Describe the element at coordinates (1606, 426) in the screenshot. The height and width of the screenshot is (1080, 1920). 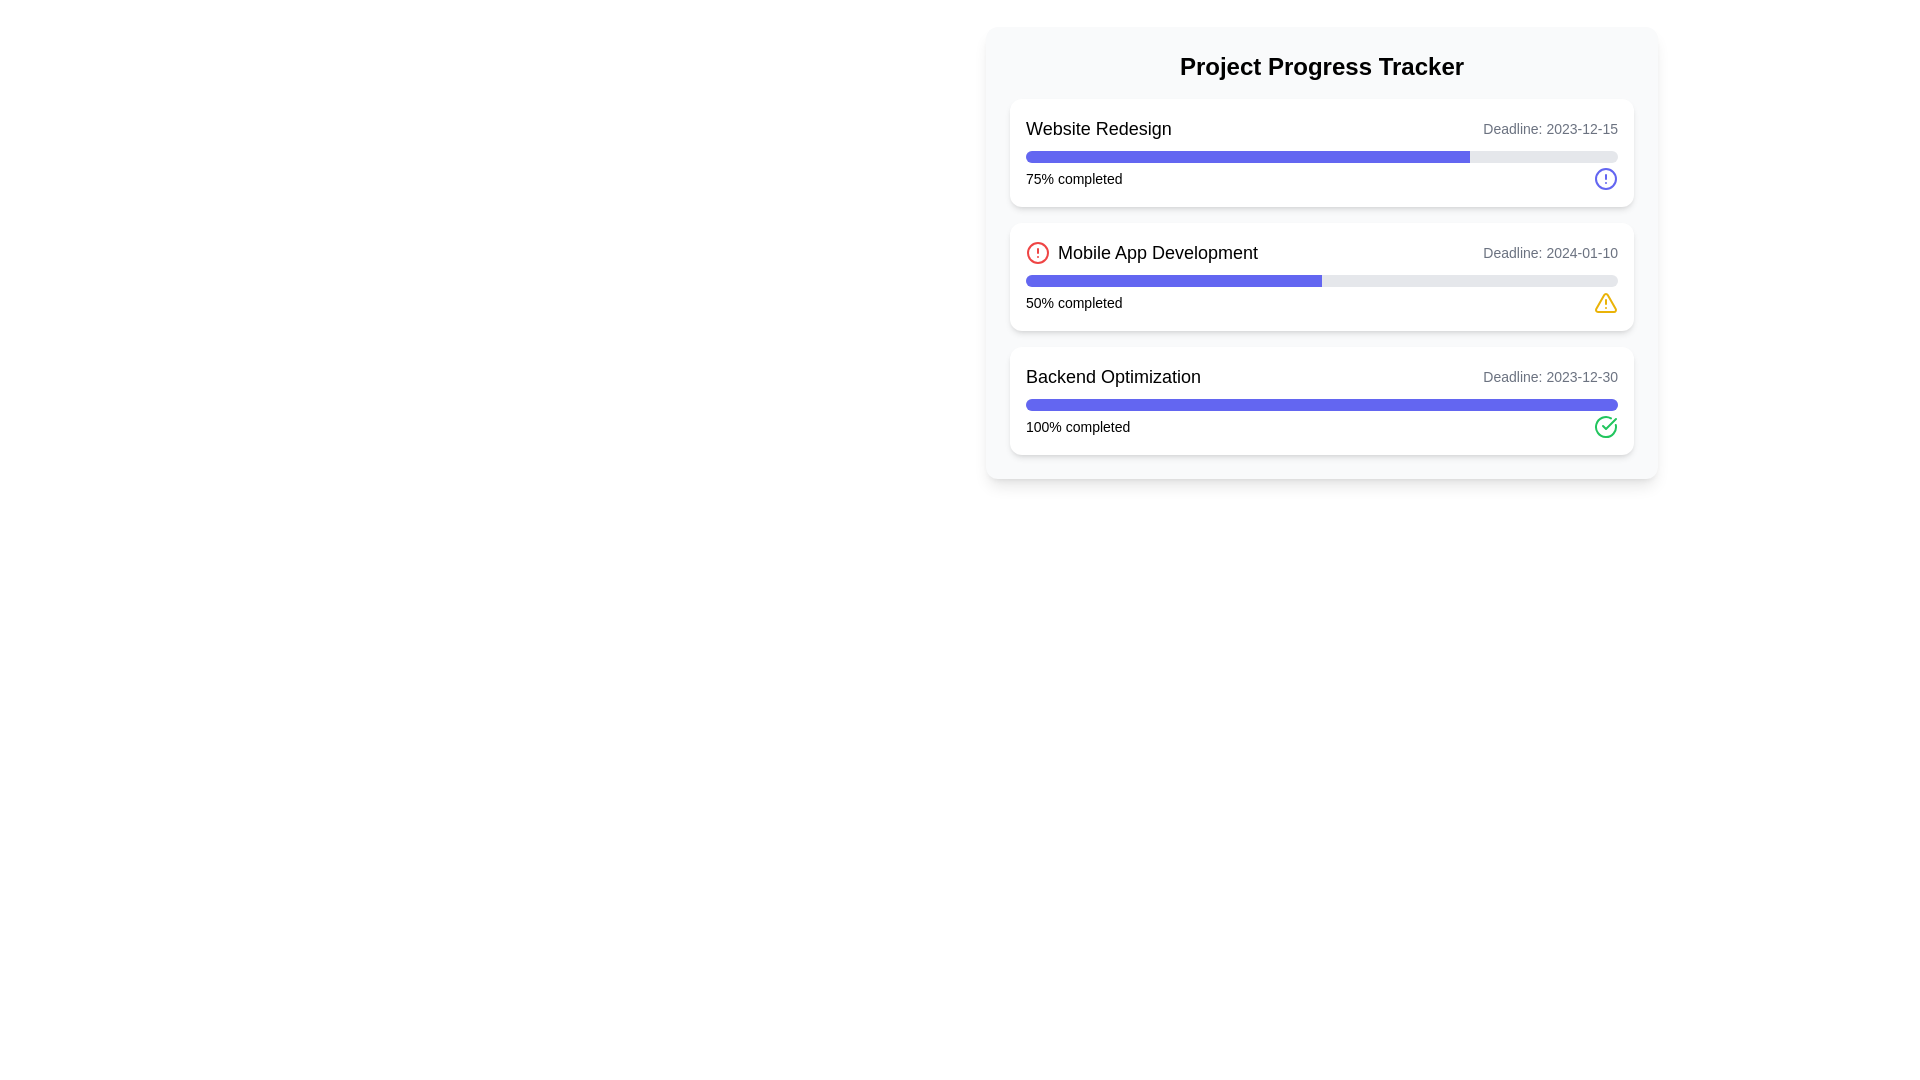
I see `the completion status icon for the 'Backend Optimization' task, which is located to the right of the '100% completed' text in the 'Project Progress Tracker'` at that location.